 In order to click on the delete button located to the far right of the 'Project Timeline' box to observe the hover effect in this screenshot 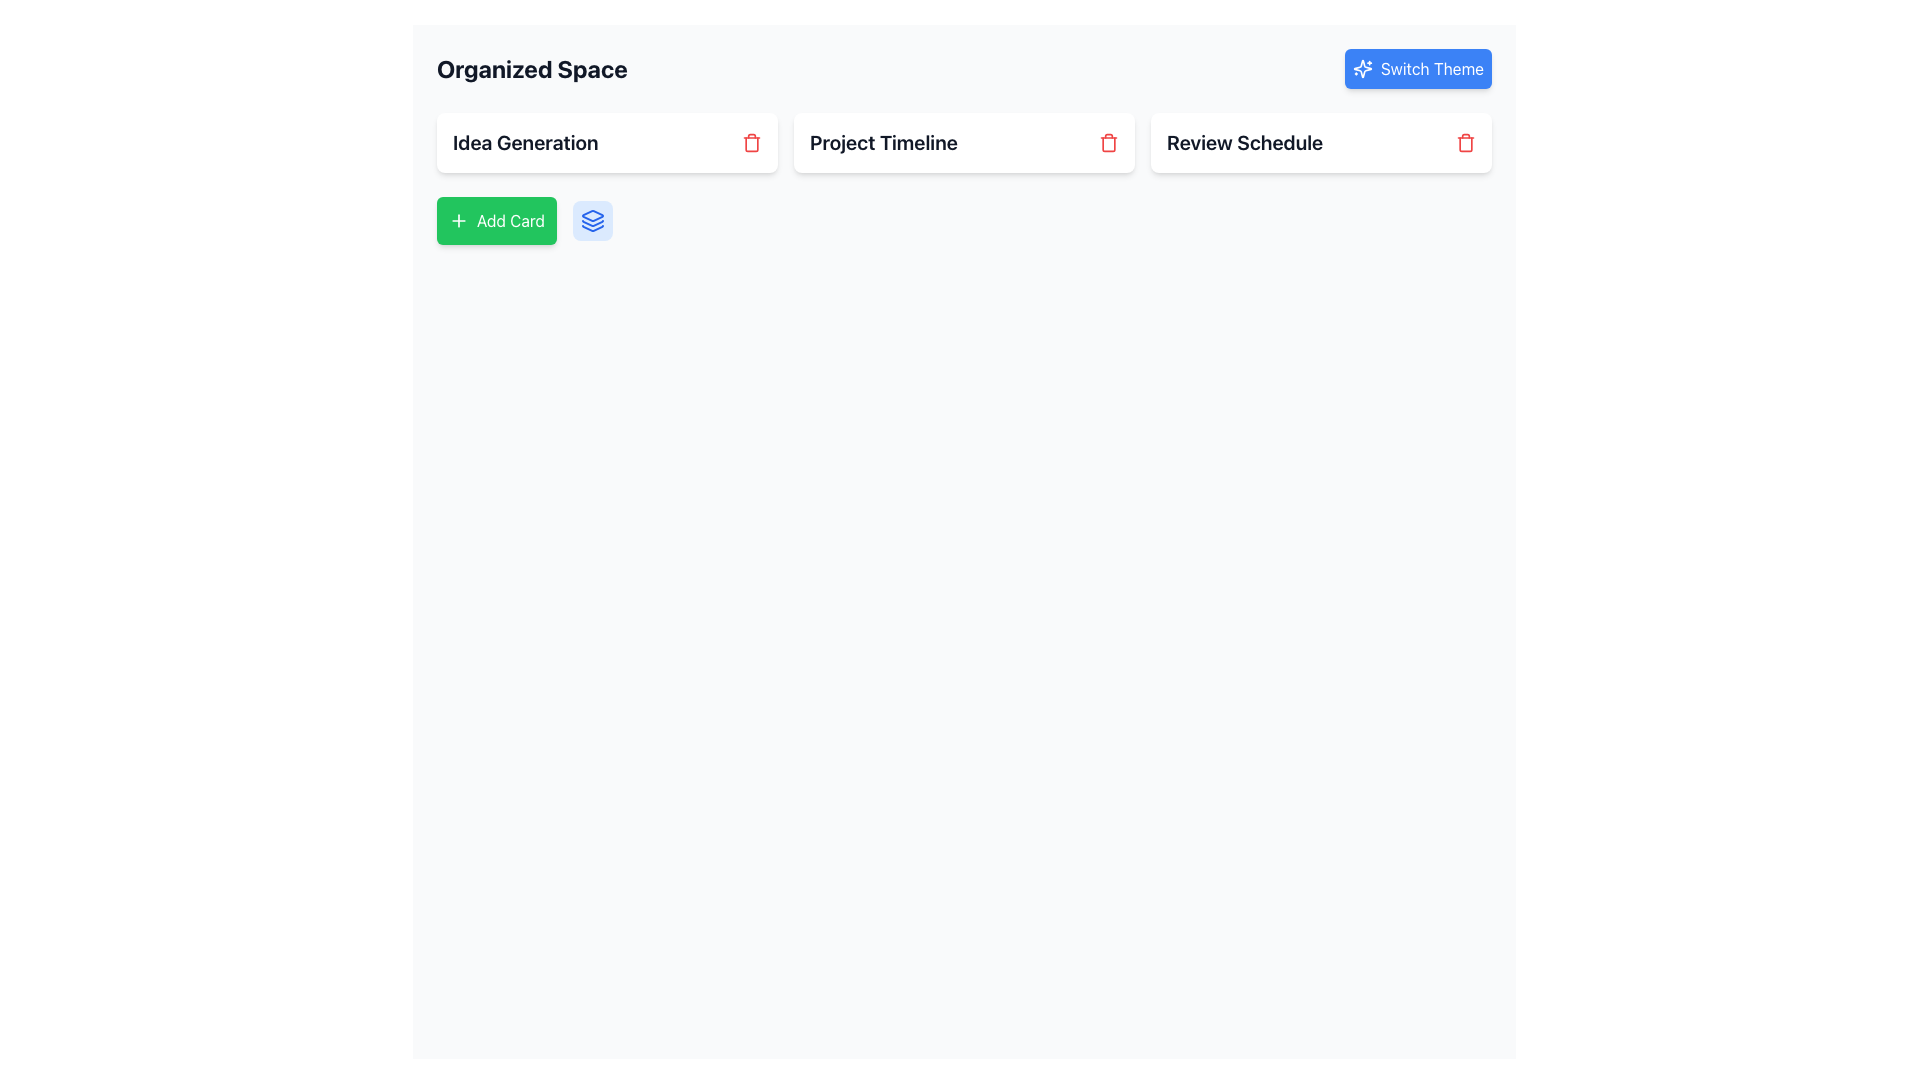, I will do `click(1107, 141)`.